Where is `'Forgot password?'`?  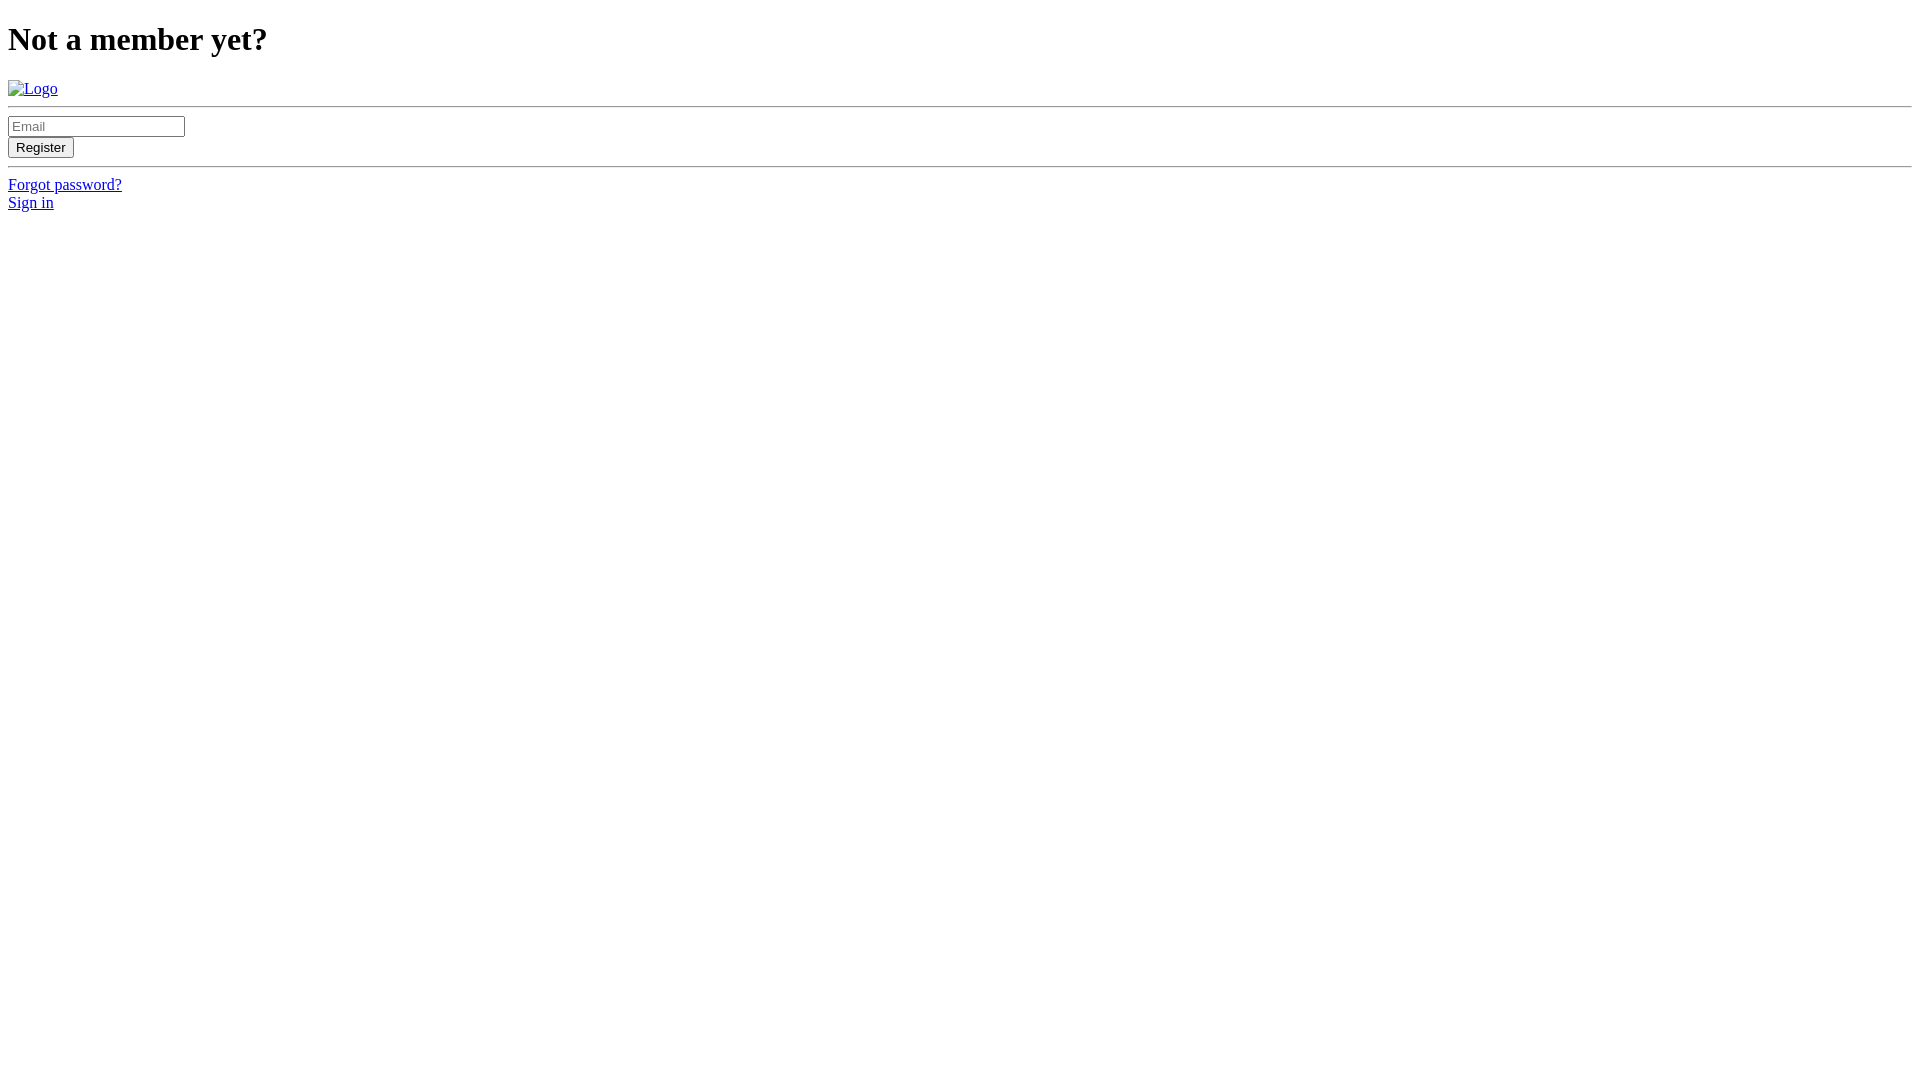
'Forgot password?' is located at coordinates (65, 184).